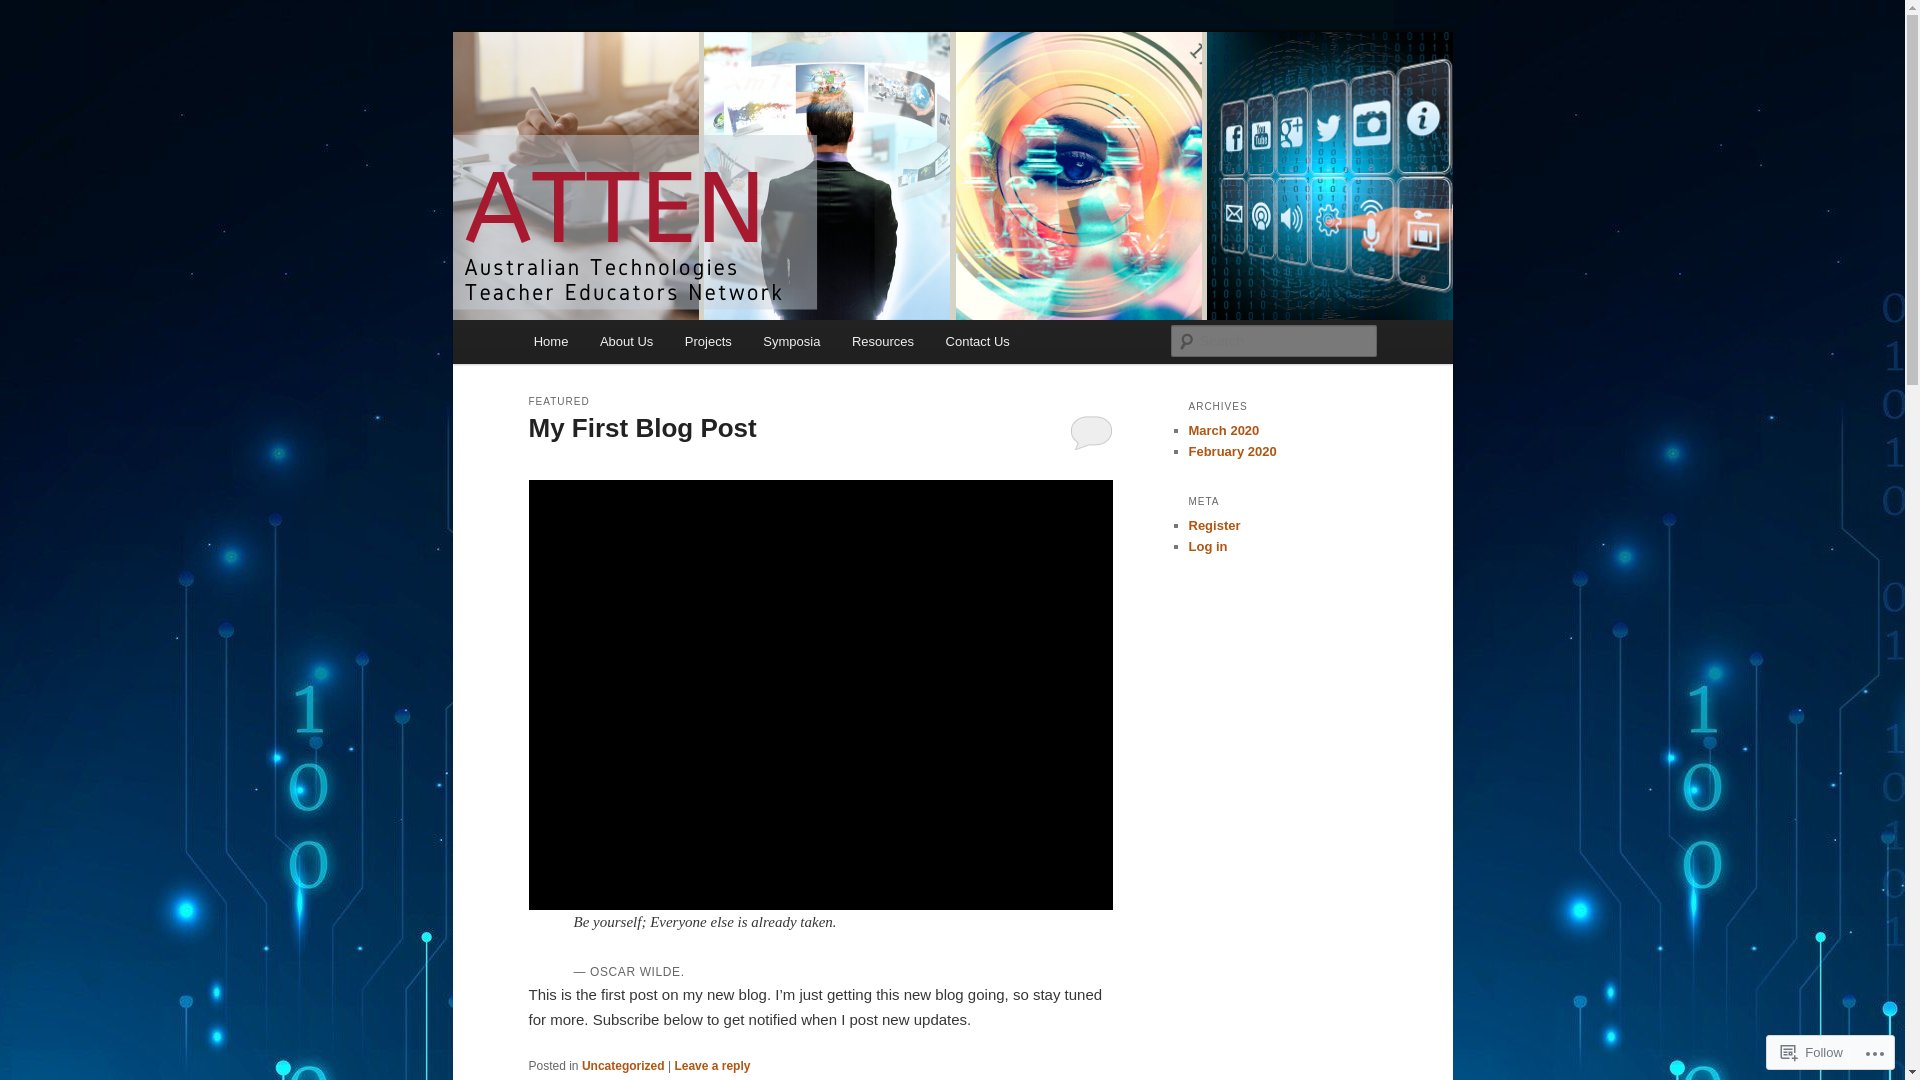 The width and height of the screenshot is (1920, 1080). I want to click on 'Log in', so click(1206, 546).